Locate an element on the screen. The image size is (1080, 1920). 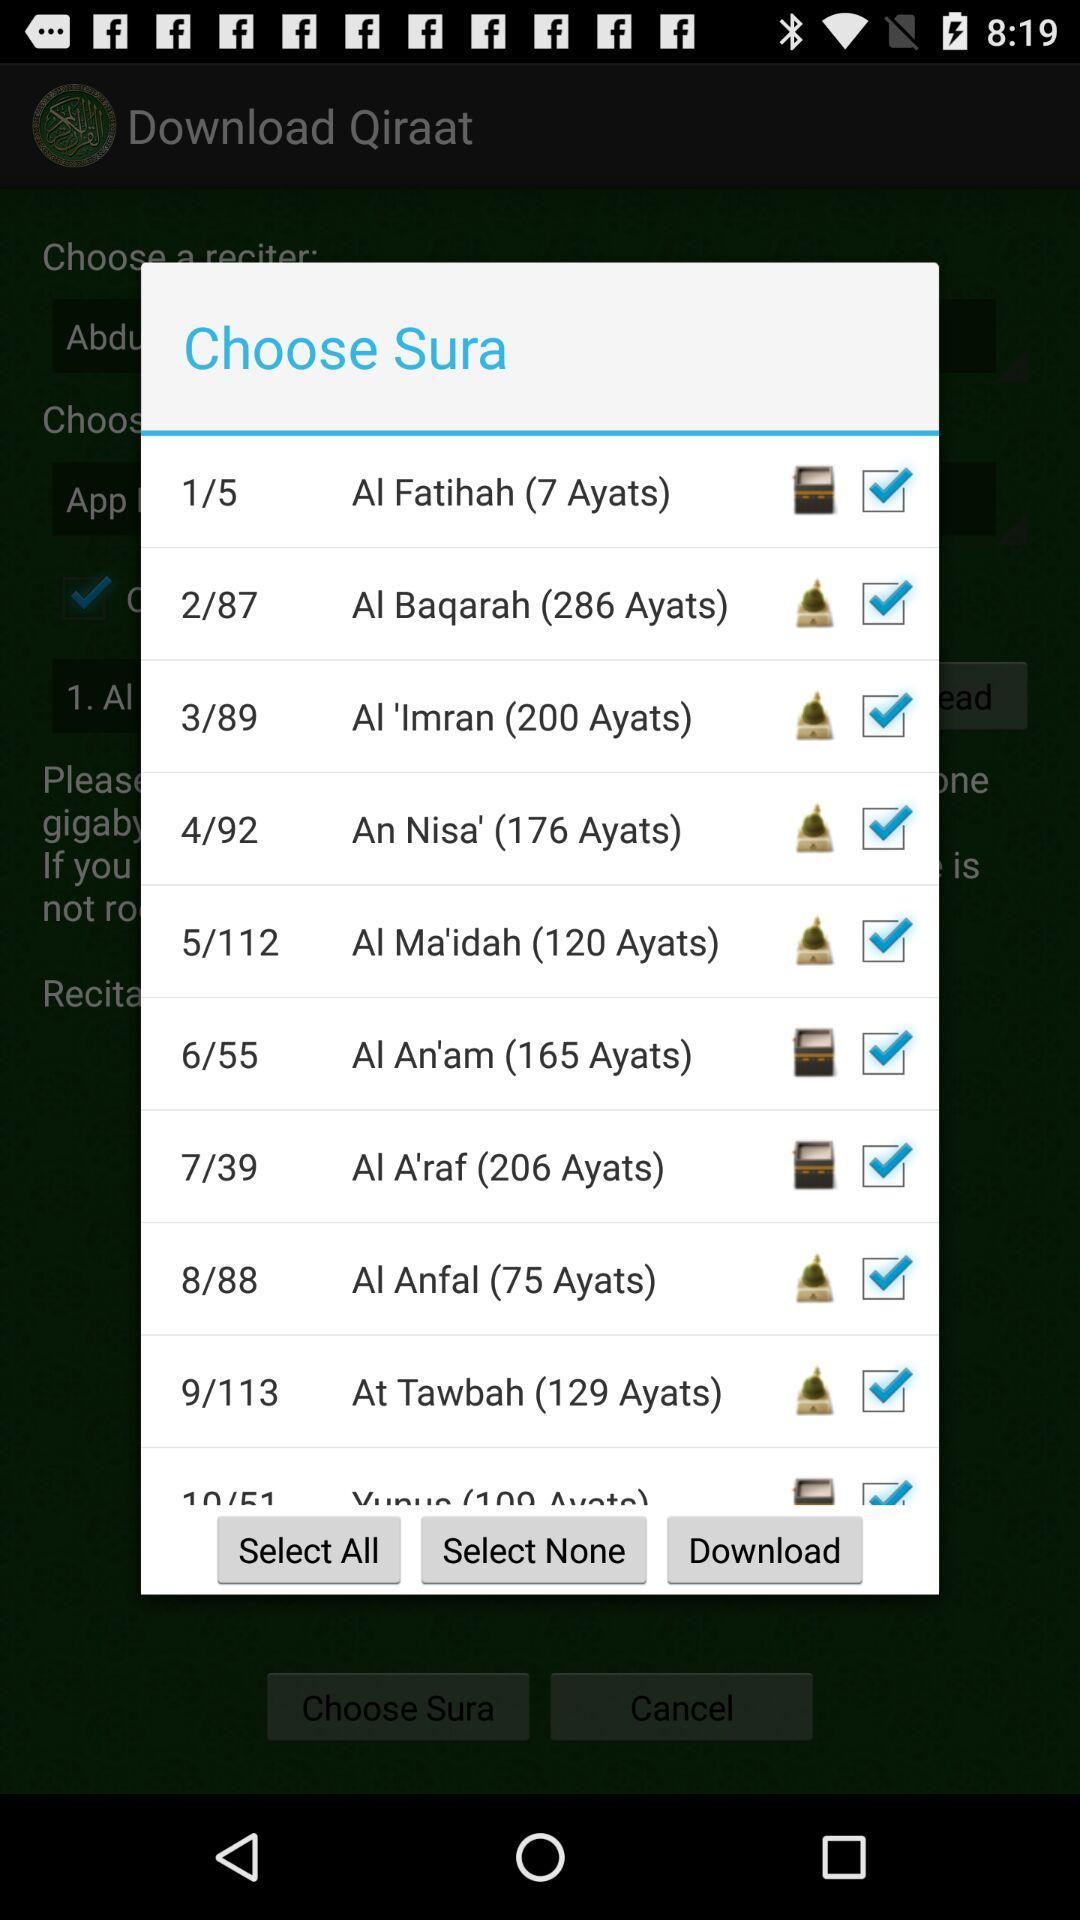
mark for deletion is located at coordinates (882, 940).